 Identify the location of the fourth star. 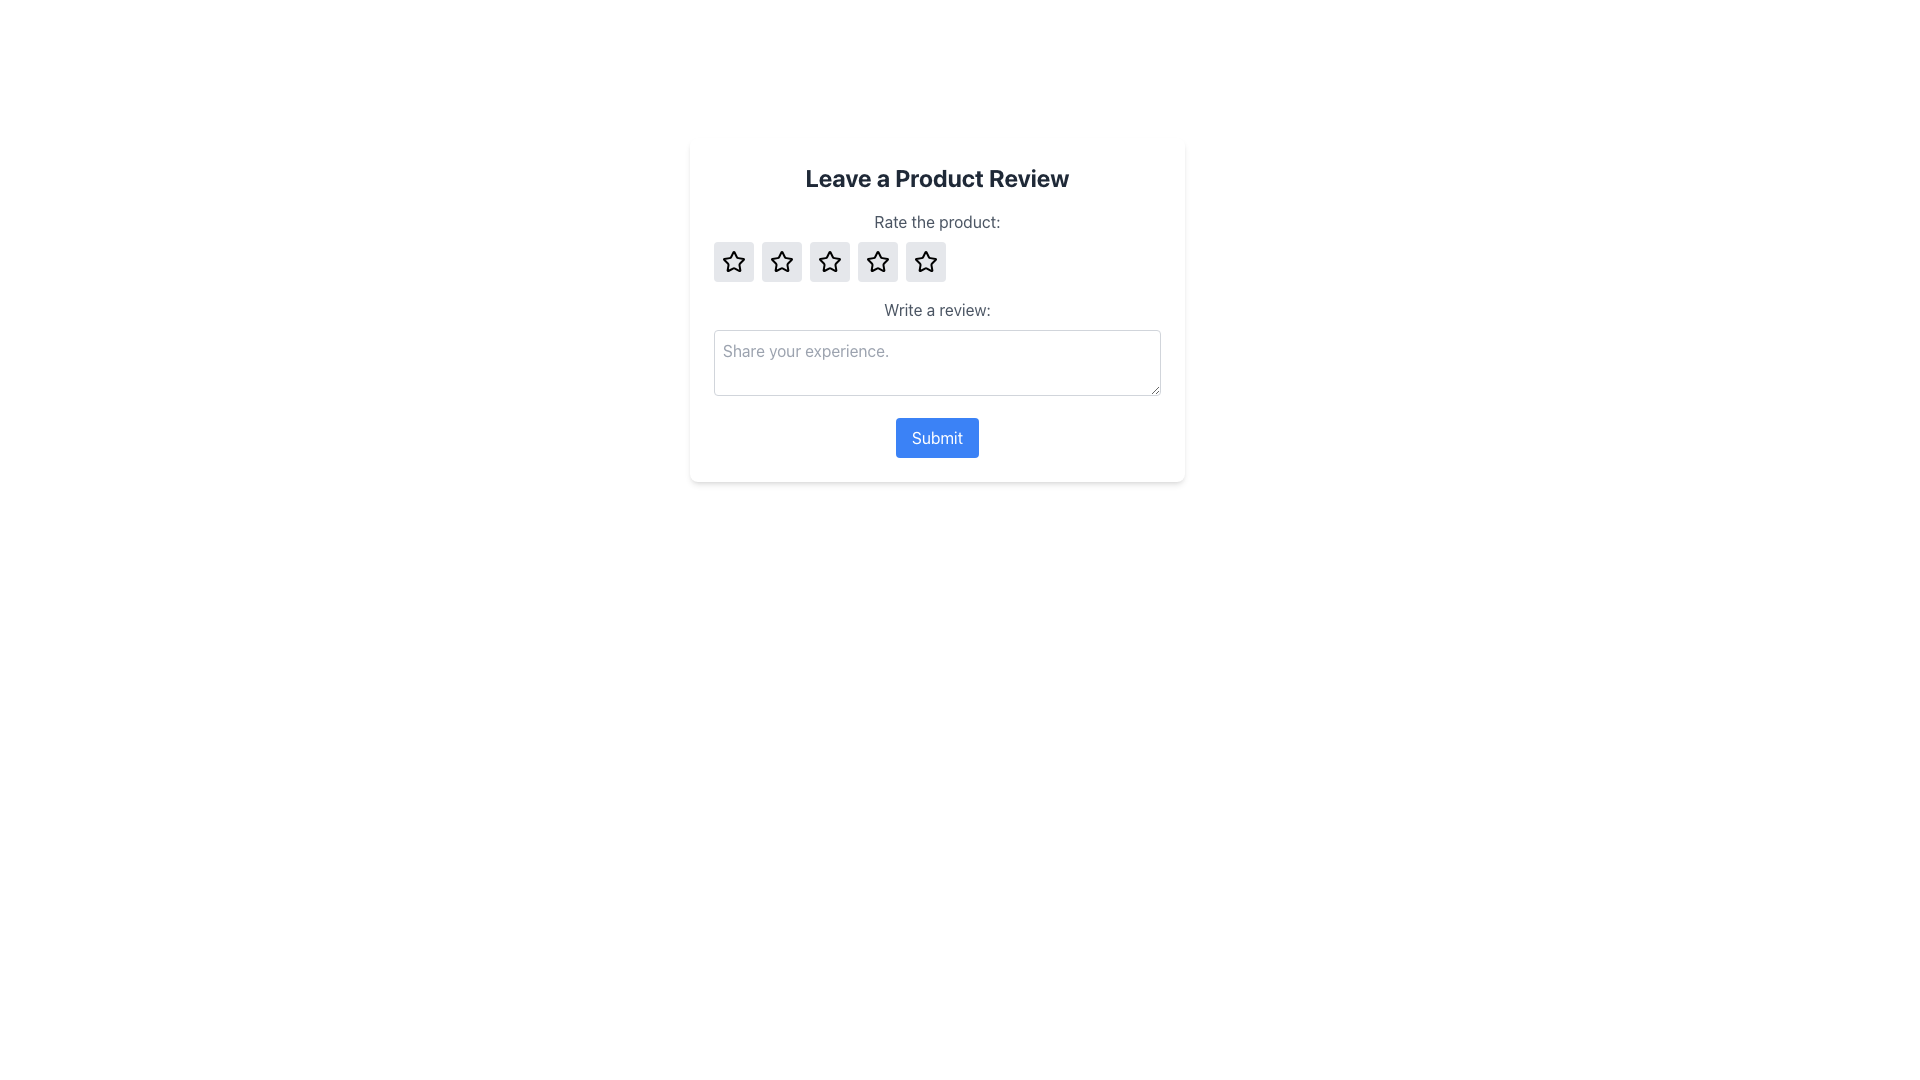
(936, 261).